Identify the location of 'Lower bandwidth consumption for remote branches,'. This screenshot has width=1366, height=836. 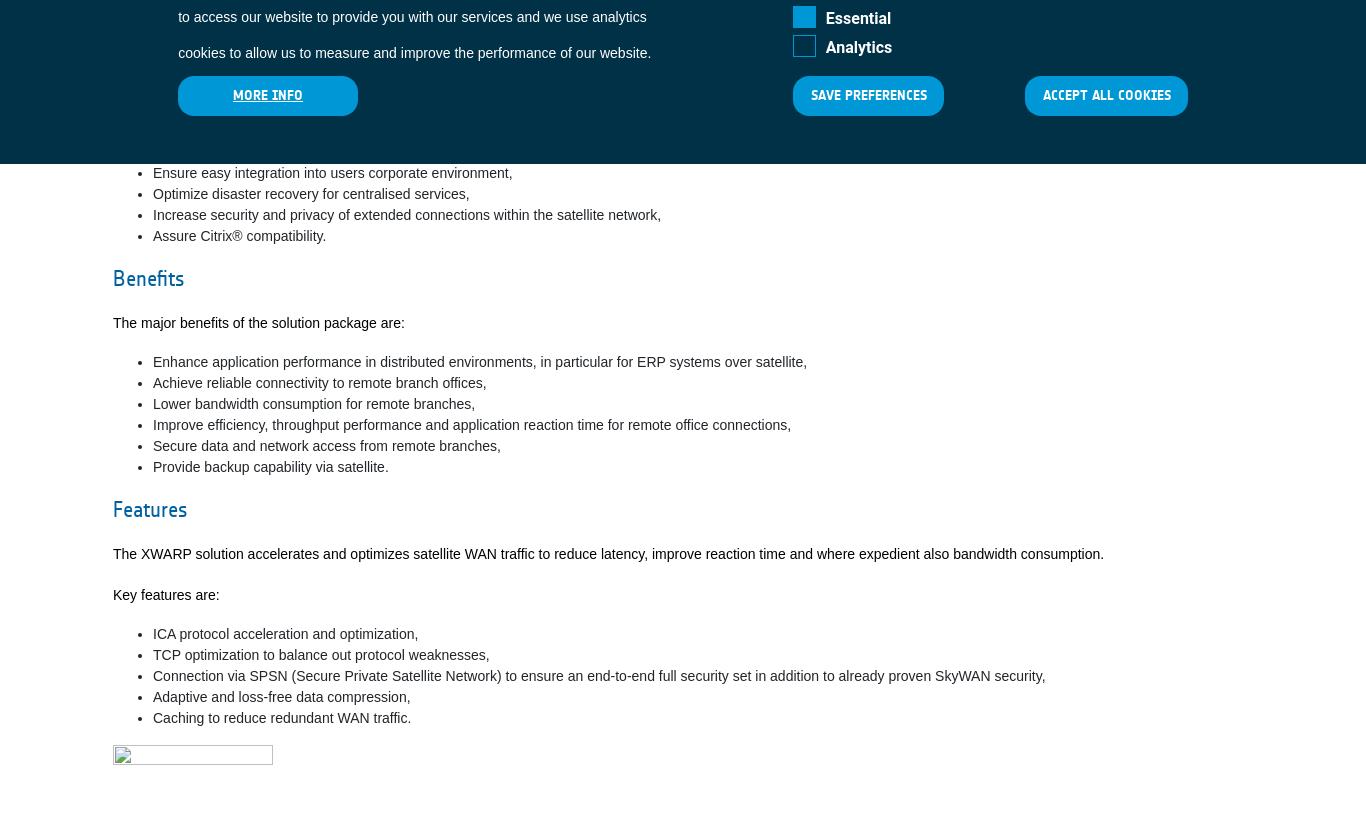
(314, 403).